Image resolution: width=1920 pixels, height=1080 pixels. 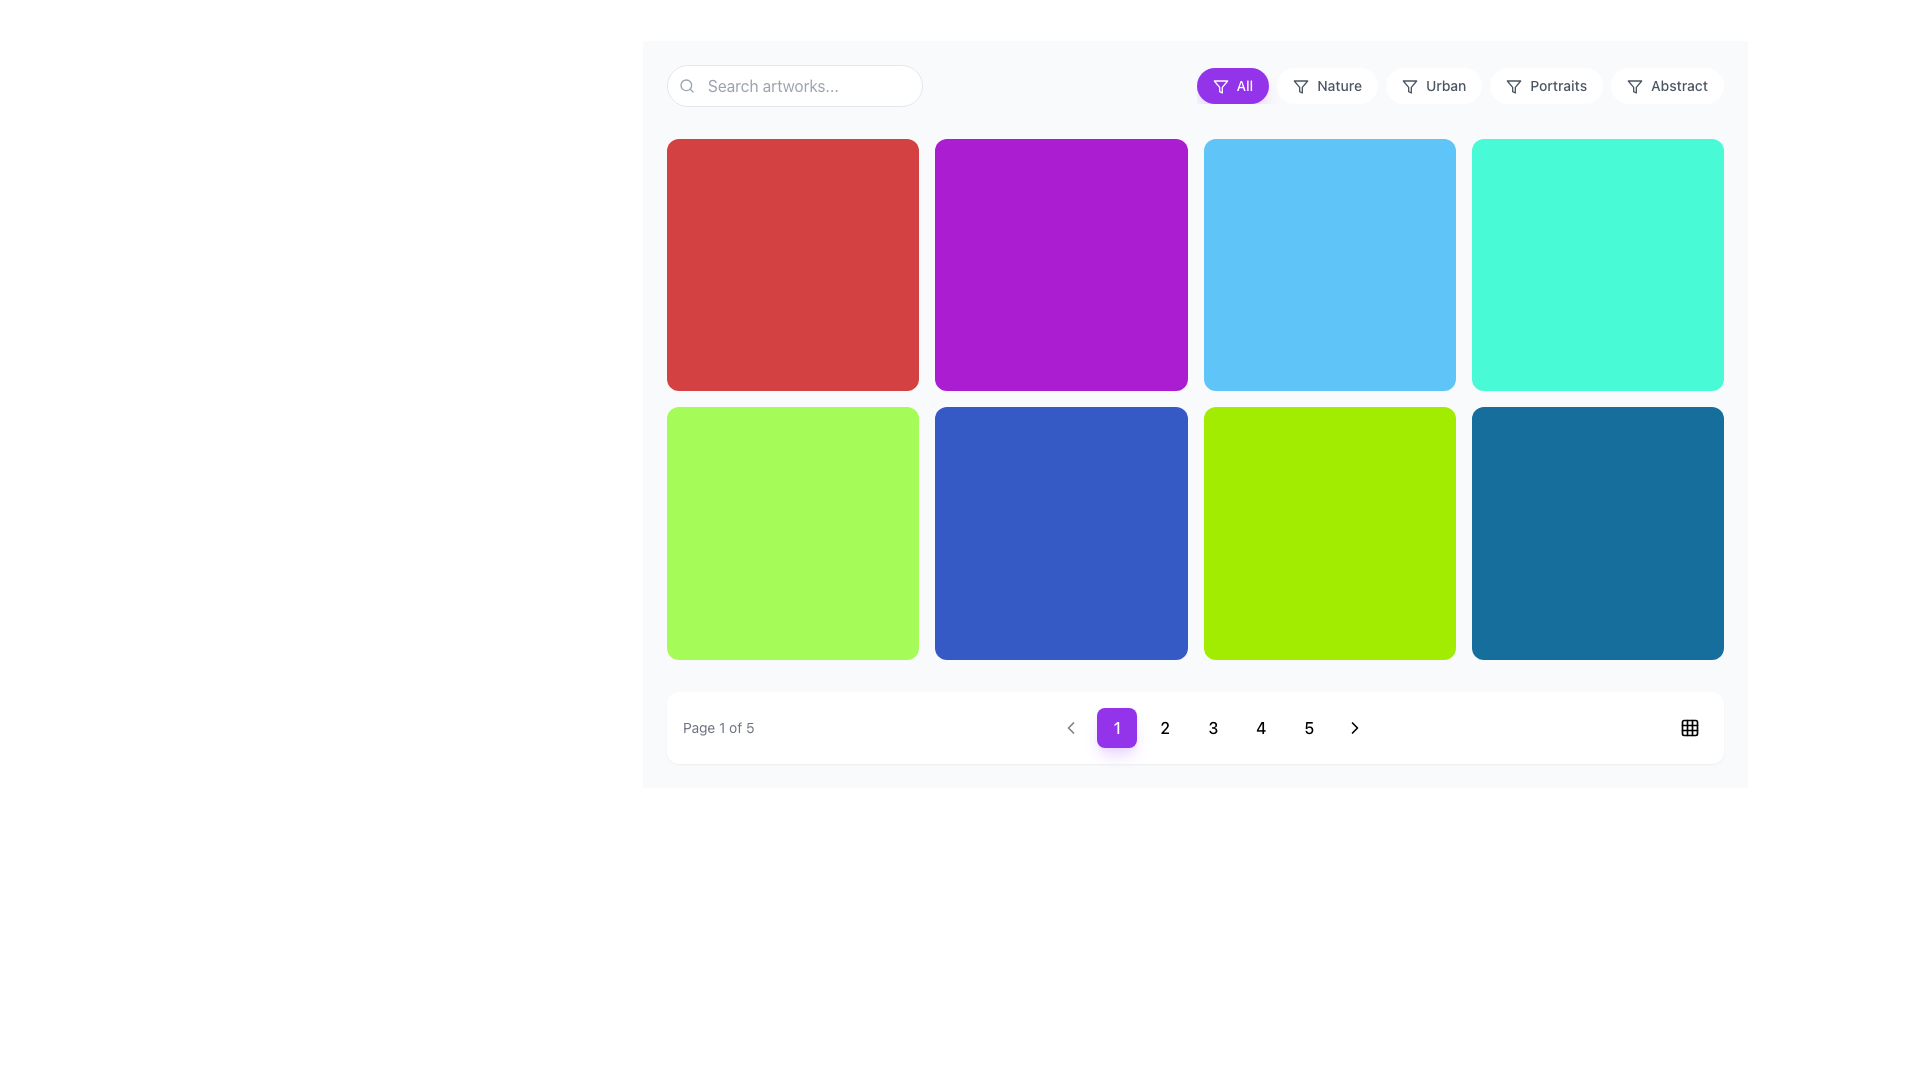 I want to click on the interactive icons located in the upper-right corner of the vibrant green card's action bar, so click(x=1412, y=444).